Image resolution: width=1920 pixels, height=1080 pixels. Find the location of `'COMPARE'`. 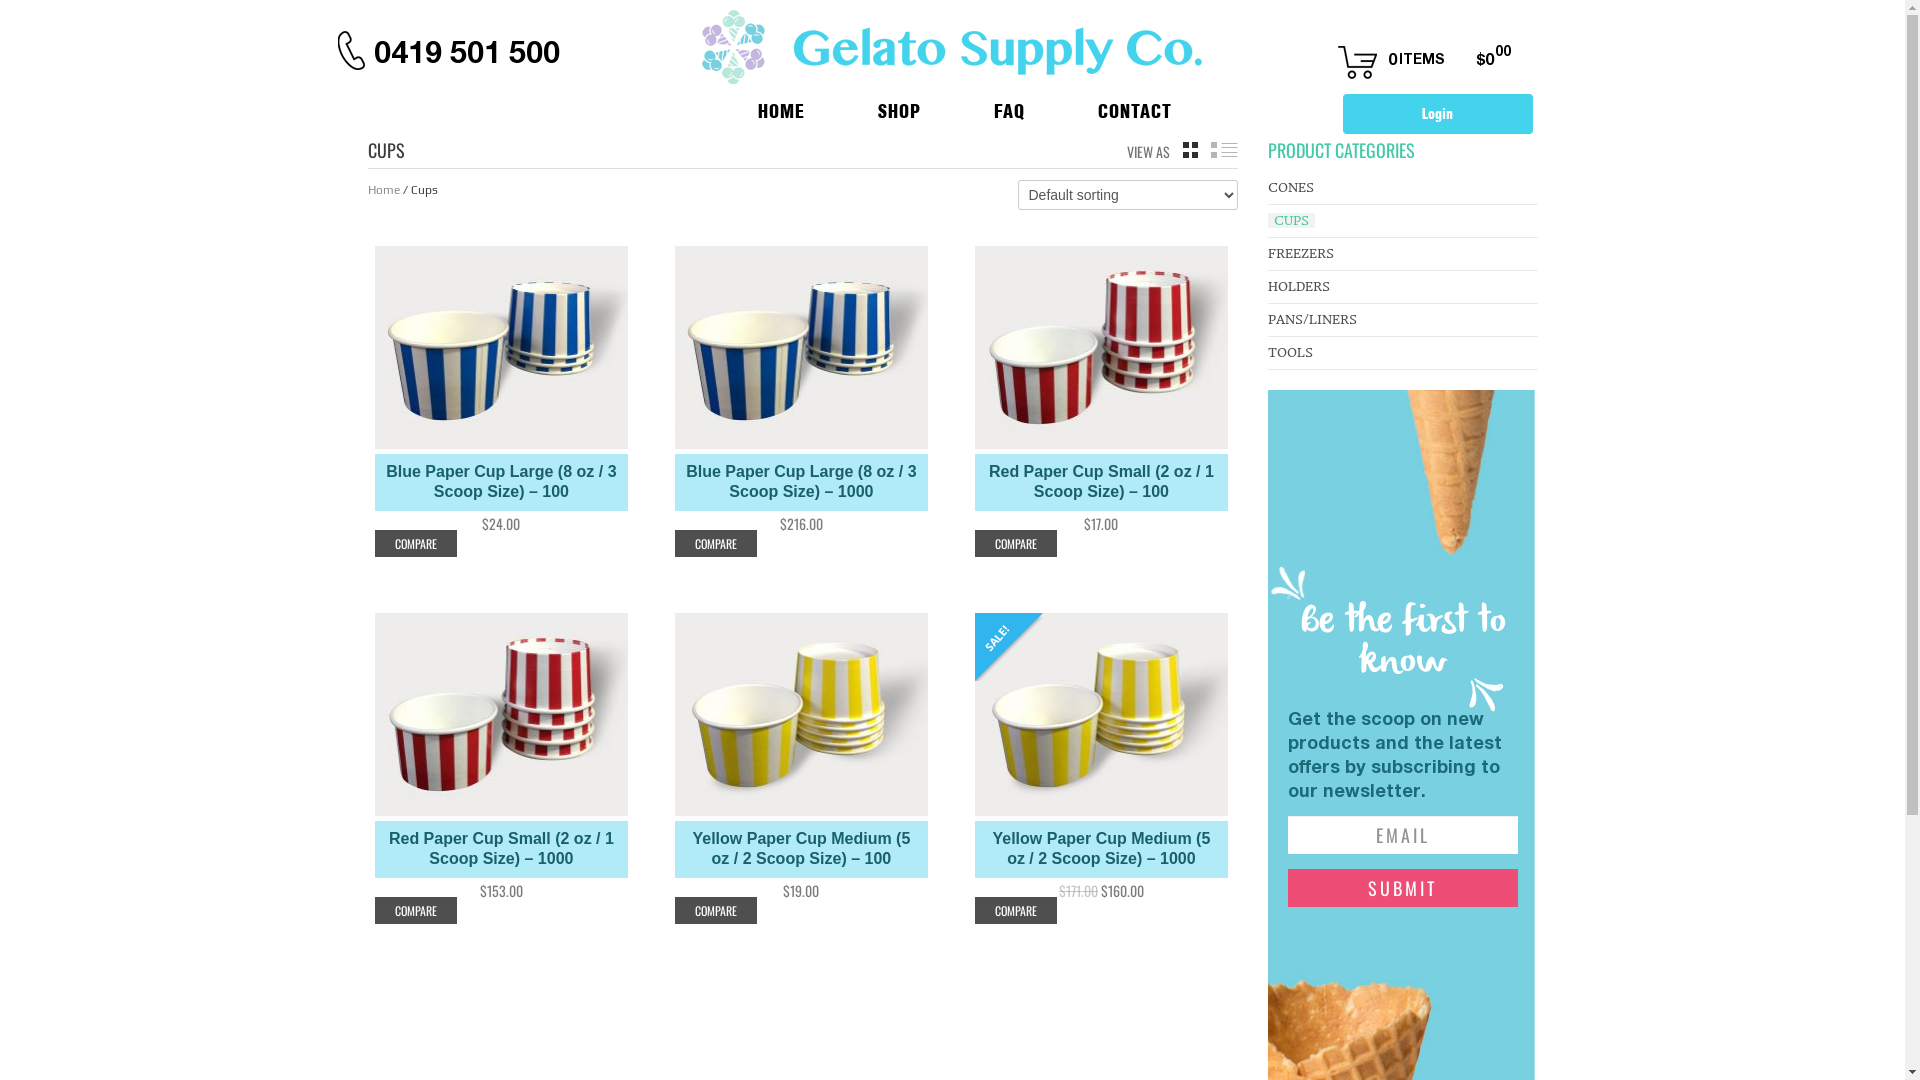

'COMPARE' is located at coordinates (413, 543).